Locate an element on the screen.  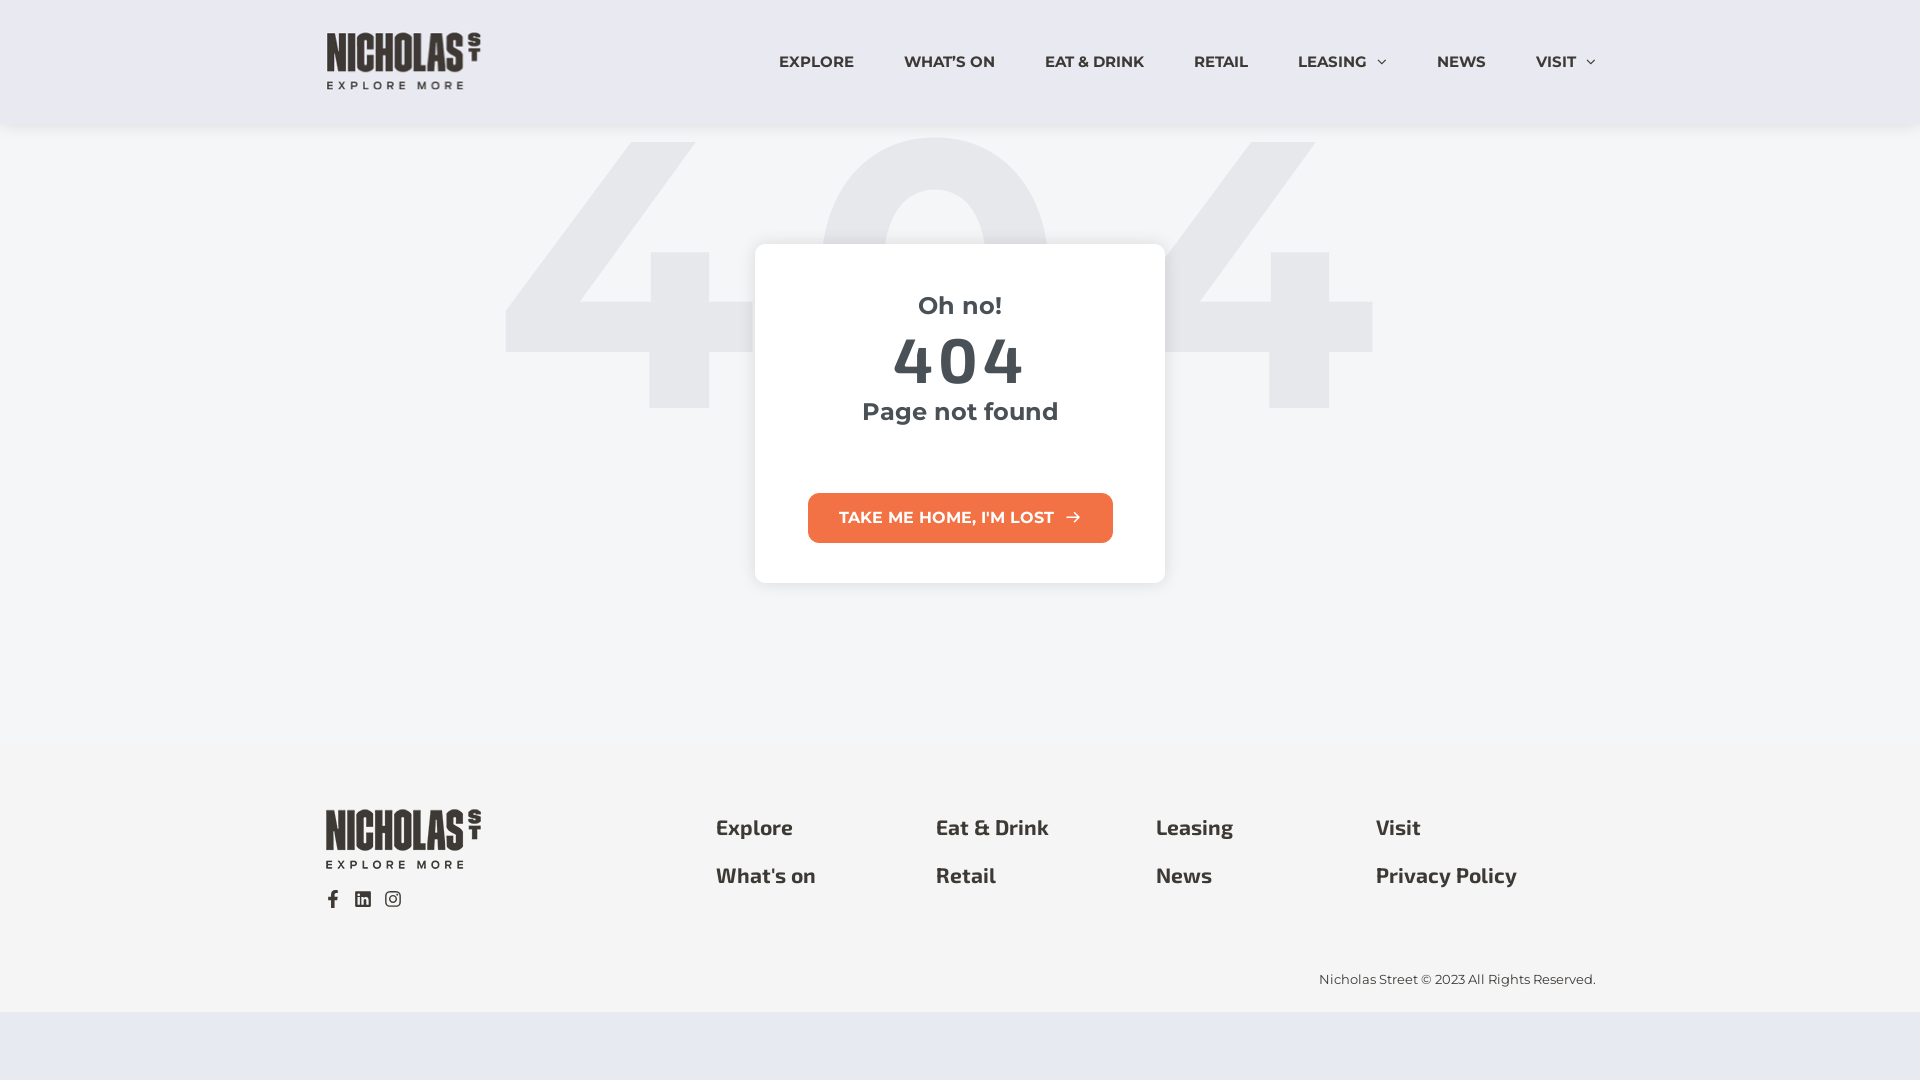
'RETAIL' is located at coordinates (1219, 60).